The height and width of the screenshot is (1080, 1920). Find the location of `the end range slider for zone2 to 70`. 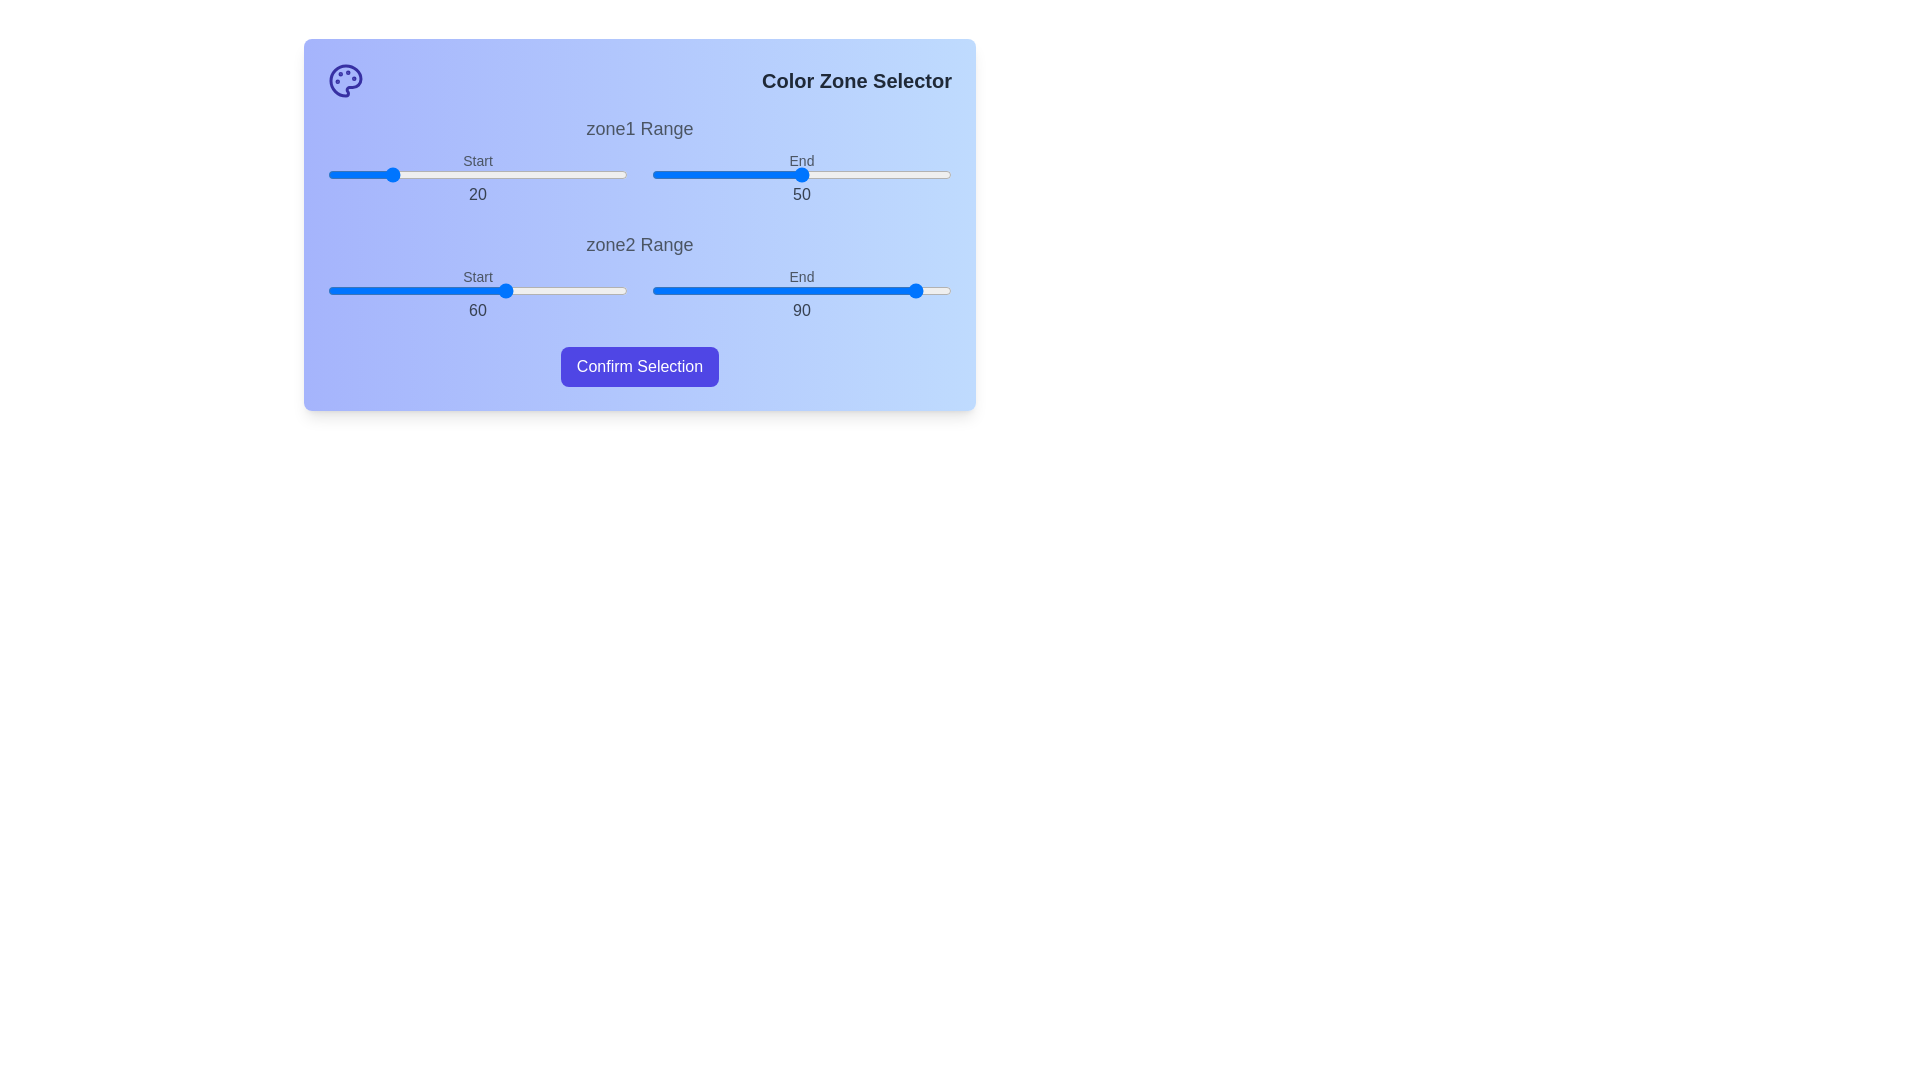

the end range slider for zone2 to 70 is located at coordinates (862, 290).